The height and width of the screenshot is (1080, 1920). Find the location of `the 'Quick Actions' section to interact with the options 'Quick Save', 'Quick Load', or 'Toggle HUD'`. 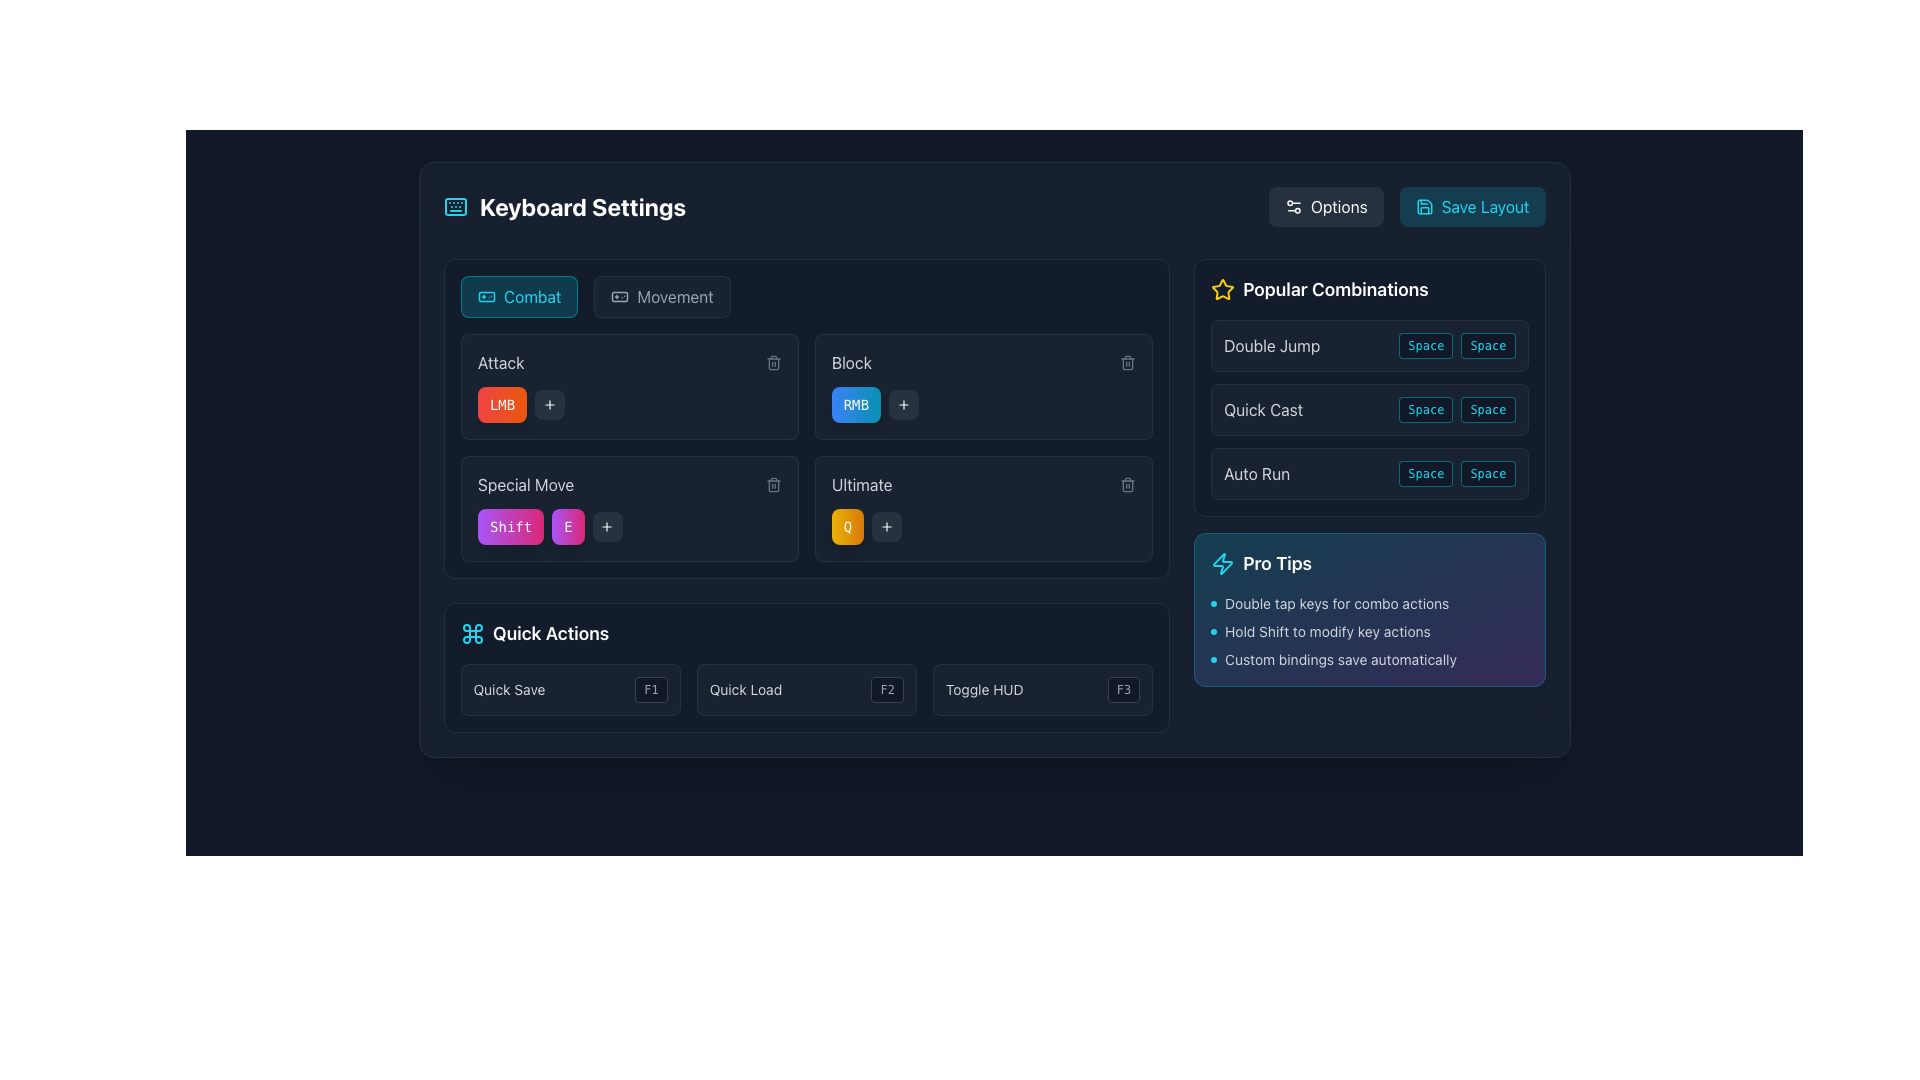

the 'Quick Actions' section to interact with the options 'Quick Save', 'Quick Load', or 'Toggle HUD' is located at coordinates (806, 667).